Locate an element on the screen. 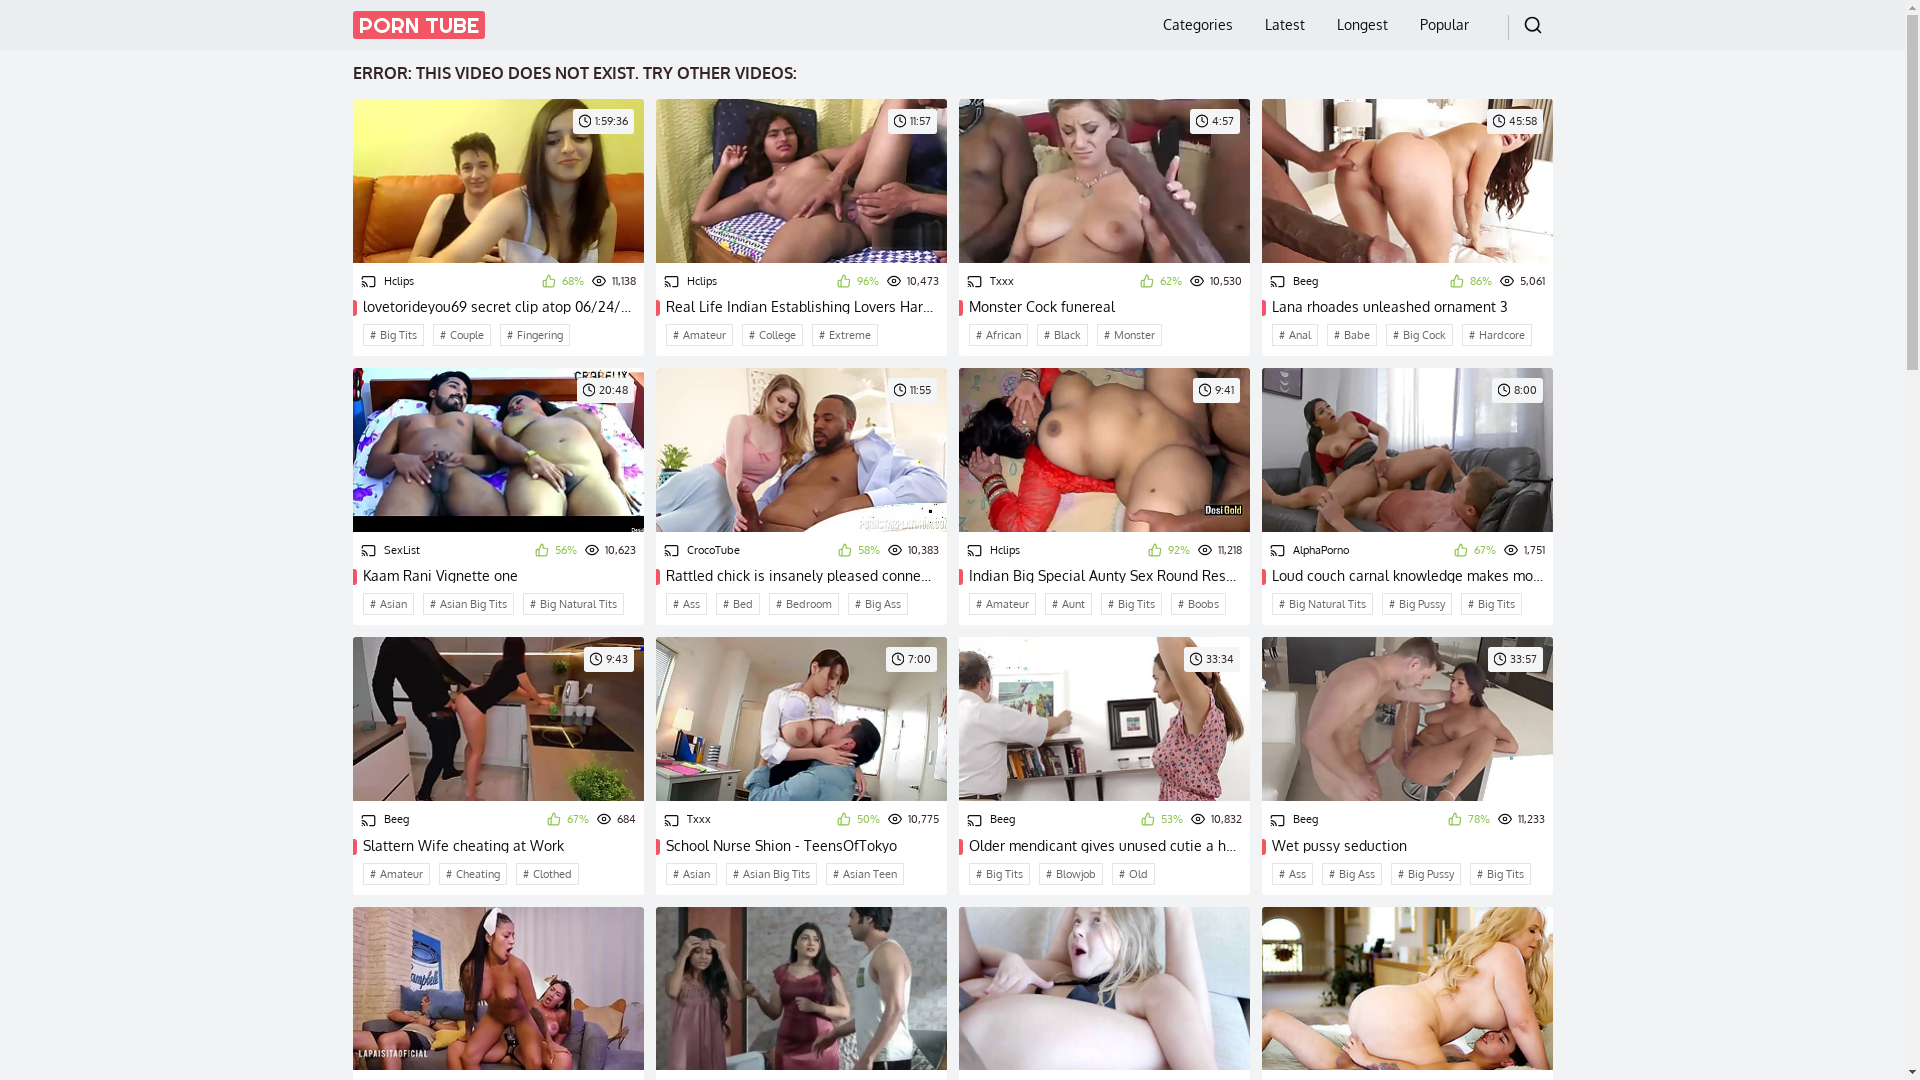  'CrocoTube' is located at coordinates (701, 551).